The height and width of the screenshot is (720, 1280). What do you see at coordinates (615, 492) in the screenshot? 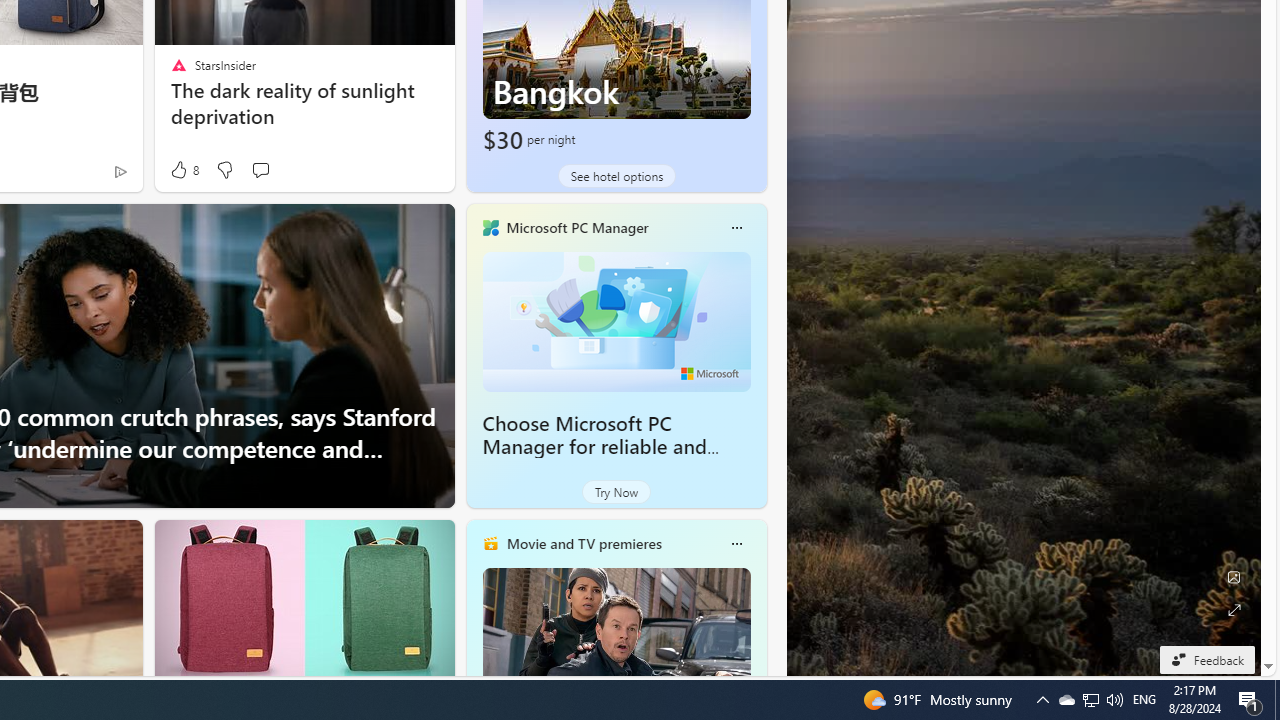
I see `'Try Now'` at bounding box center [615, 492].